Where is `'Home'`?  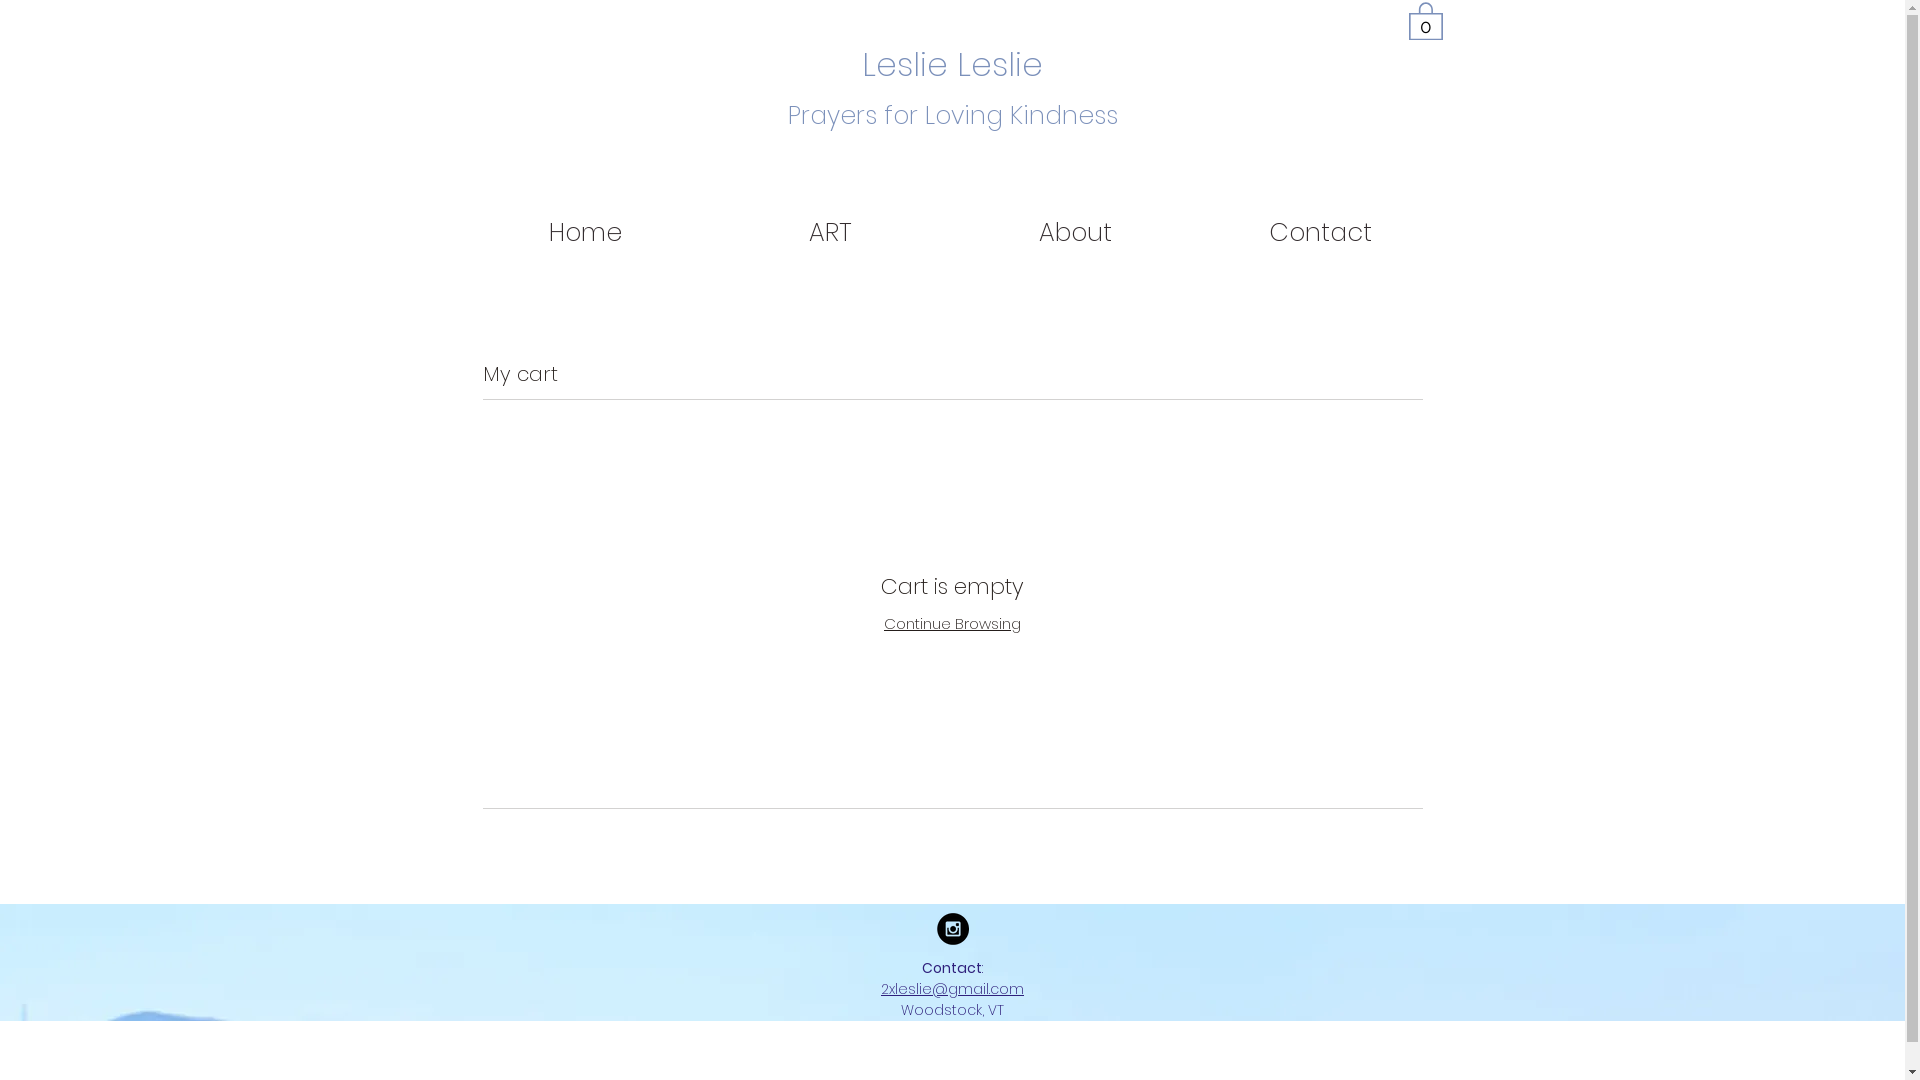
'Home' is located at coordinates (583, 231).